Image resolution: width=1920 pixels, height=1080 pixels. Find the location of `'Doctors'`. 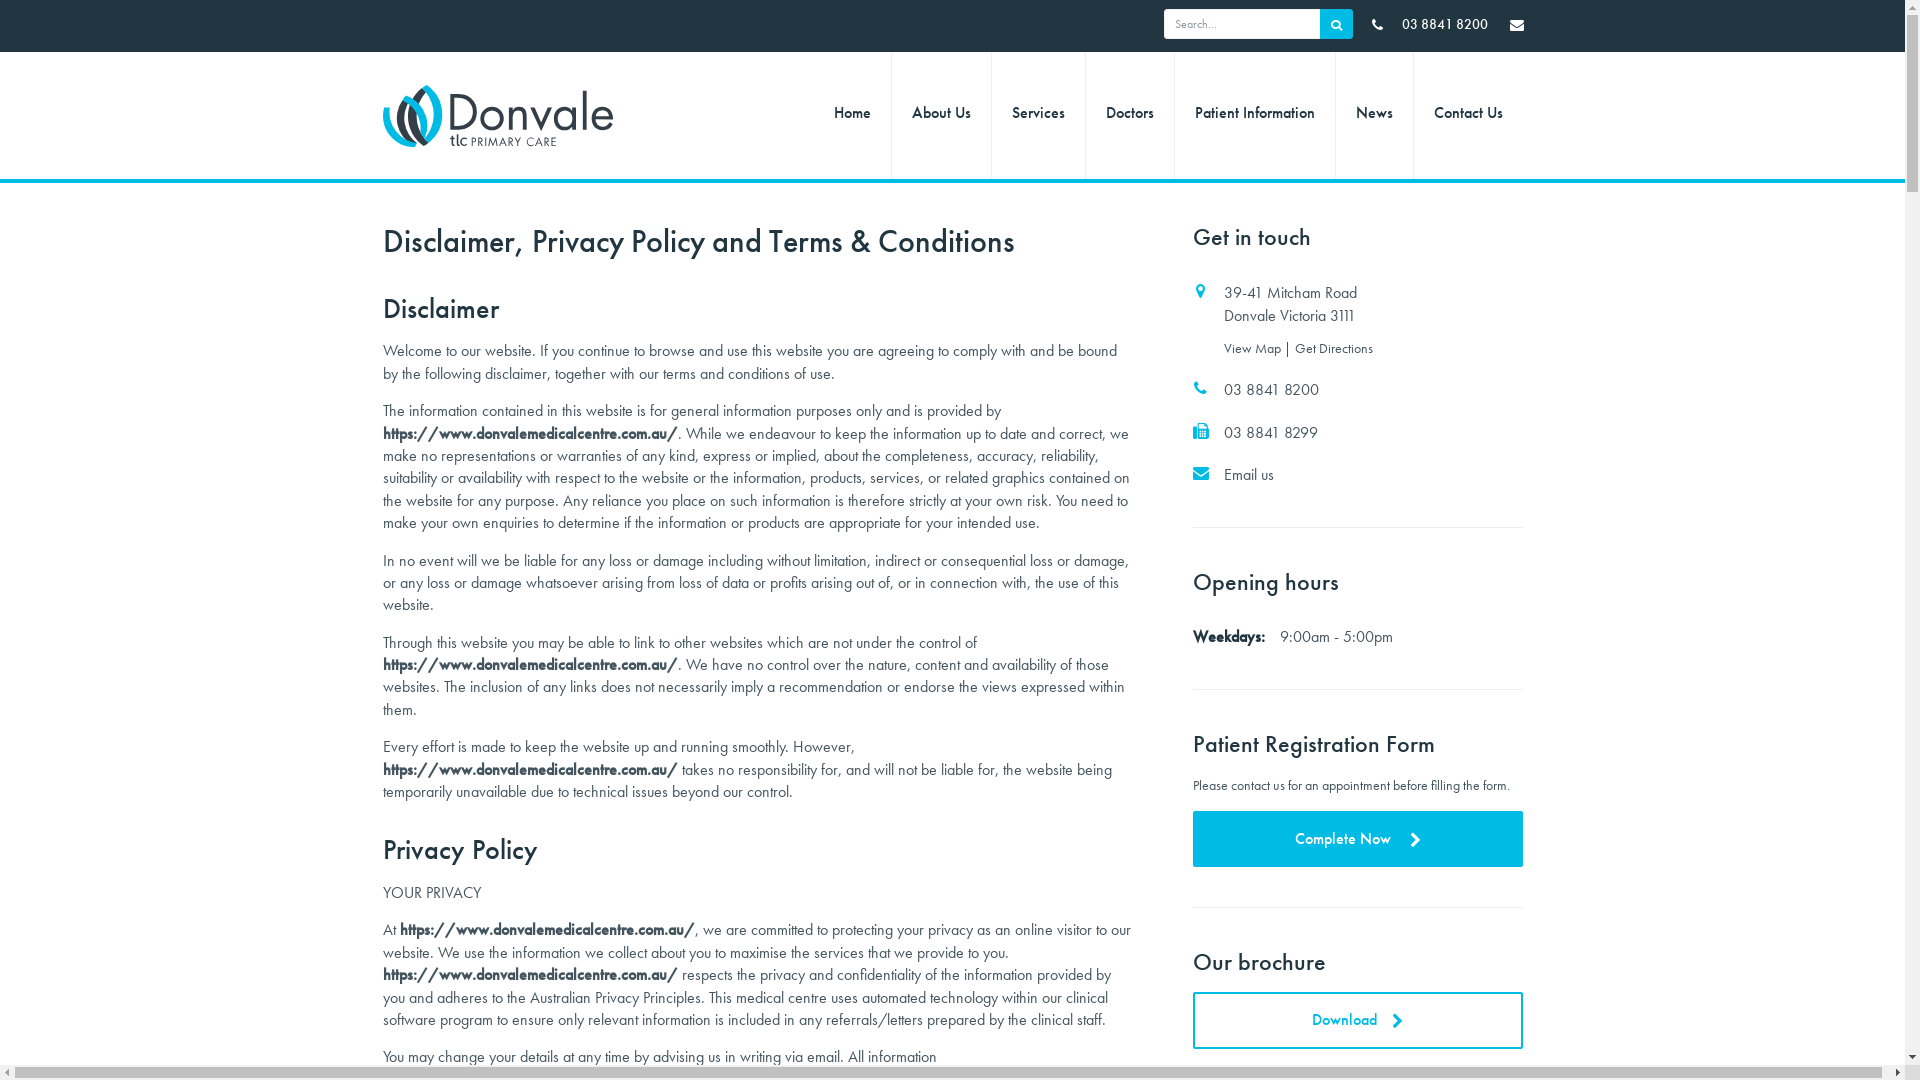

'Doctors' is located at coordinates (1129, 115).